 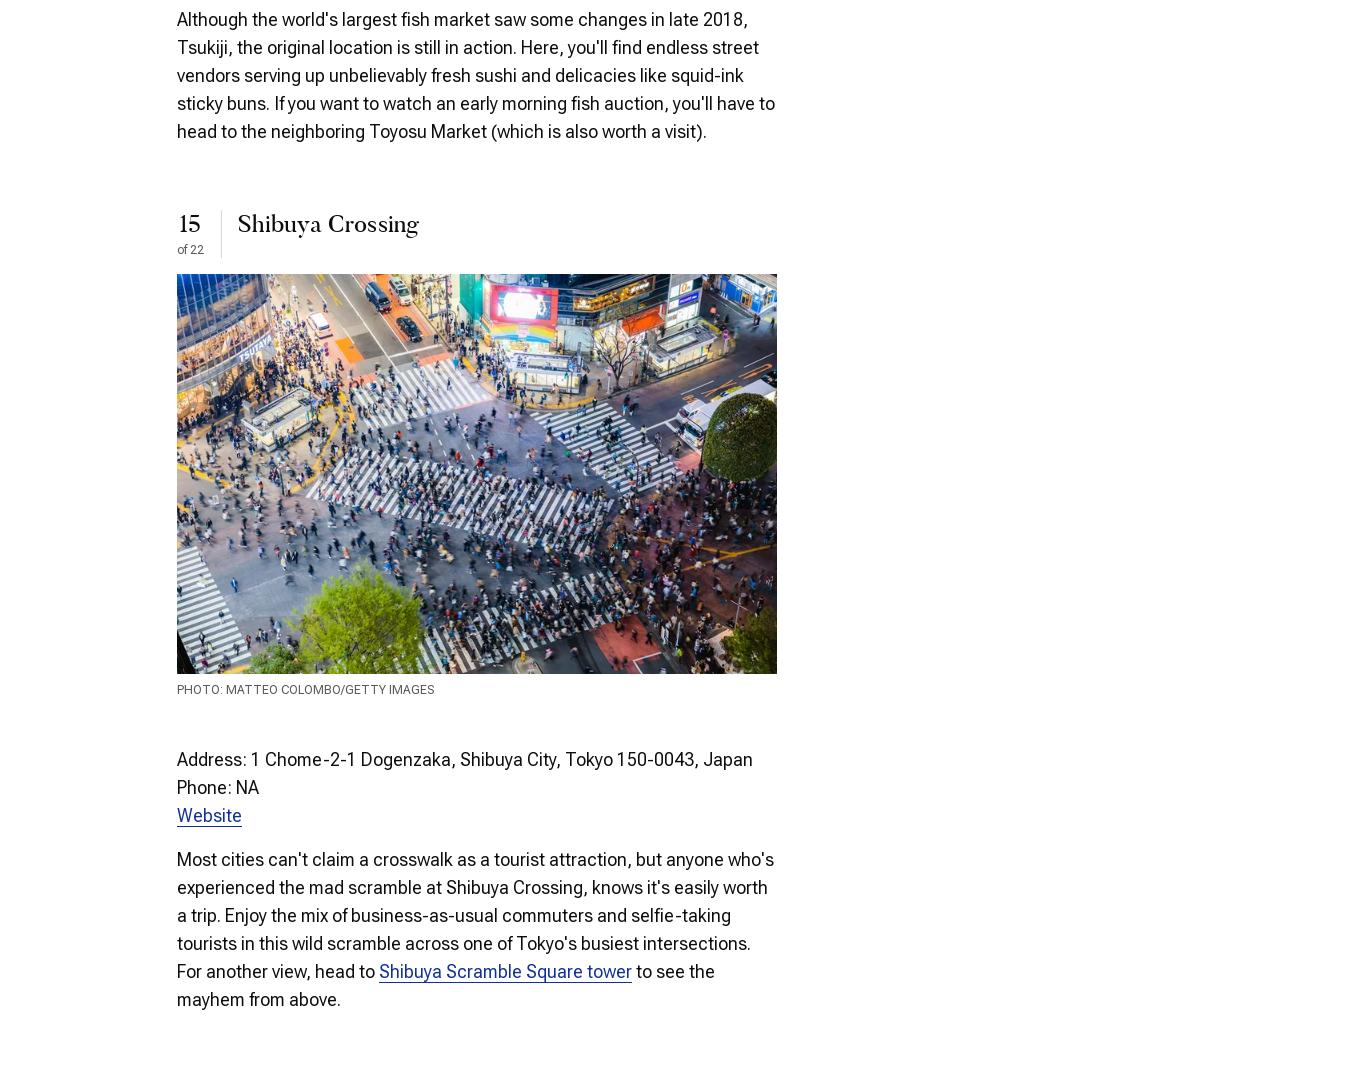 I want to click on 'to see the mayhem from above.', so click(x=176, y=983).